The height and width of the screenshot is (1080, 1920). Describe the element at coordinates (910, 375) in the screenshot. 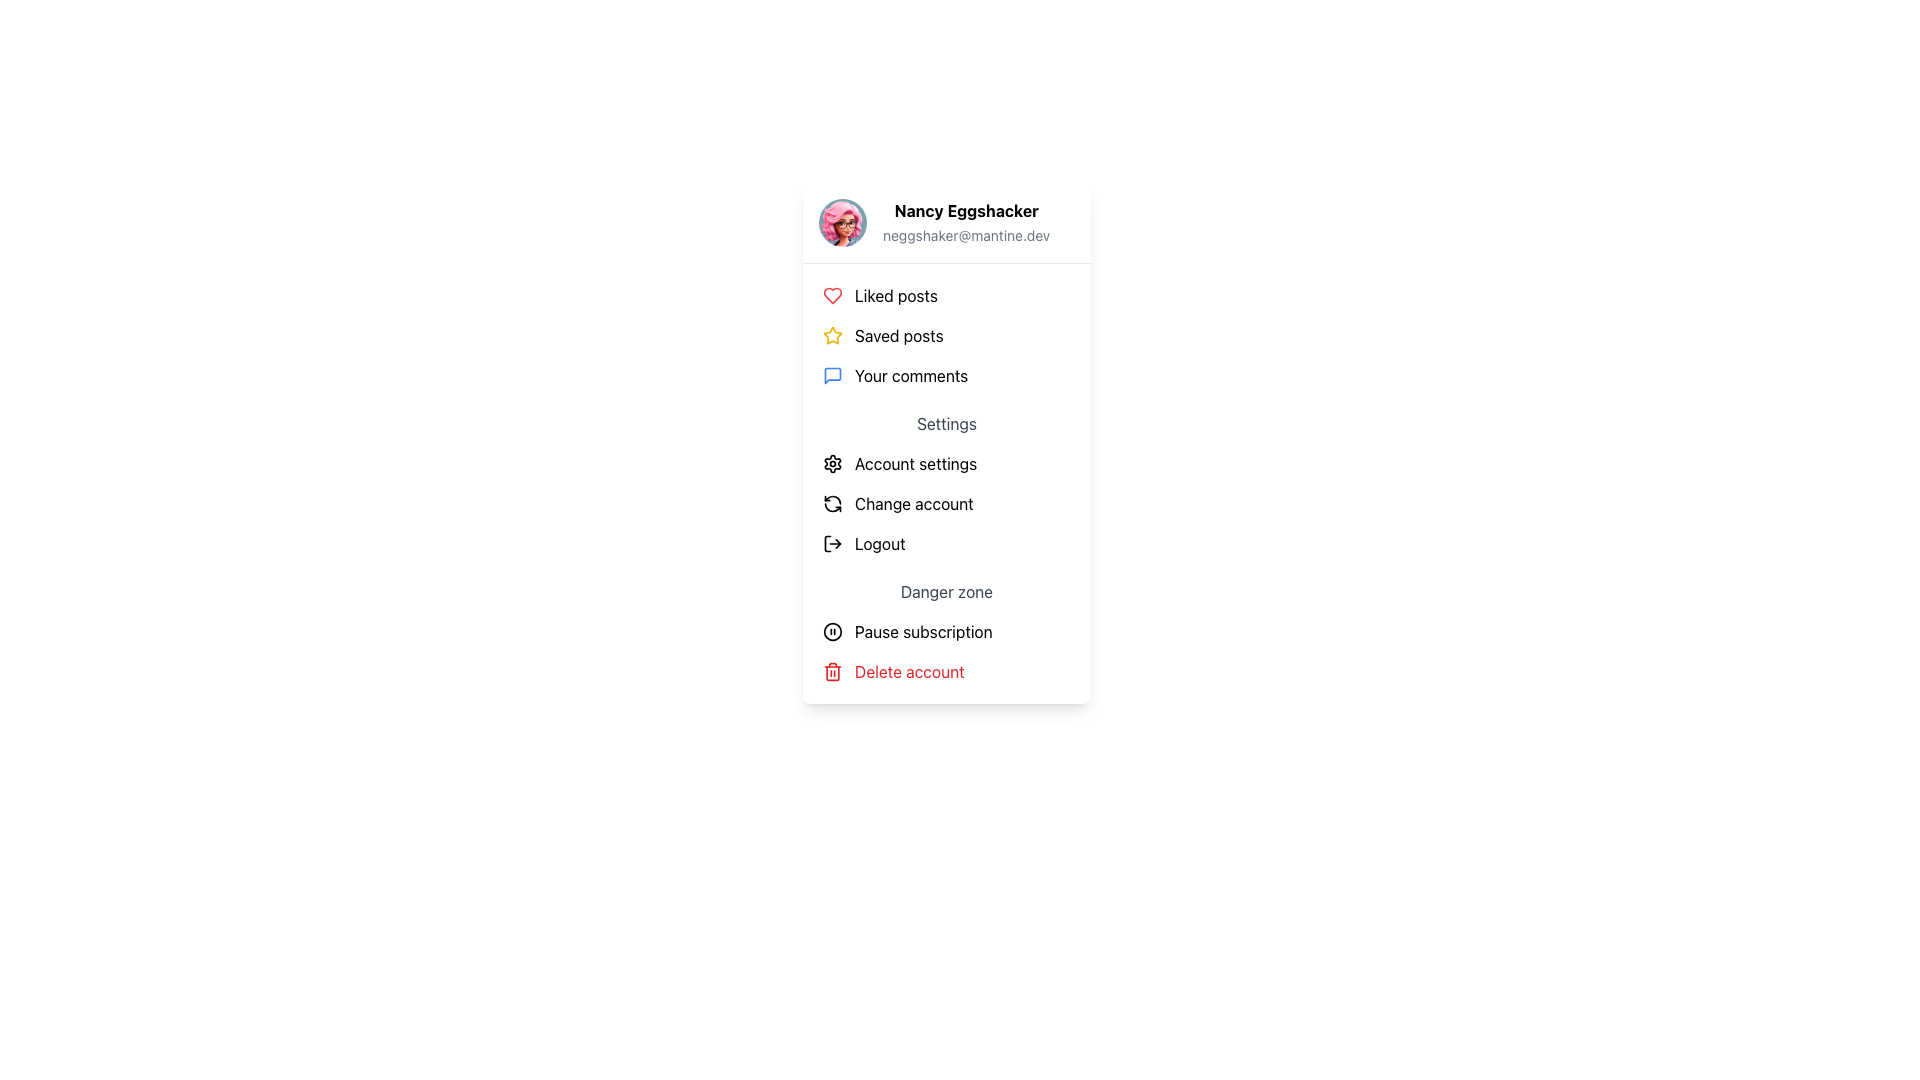

I see `the text label displaying 'Your comments'` at that location.